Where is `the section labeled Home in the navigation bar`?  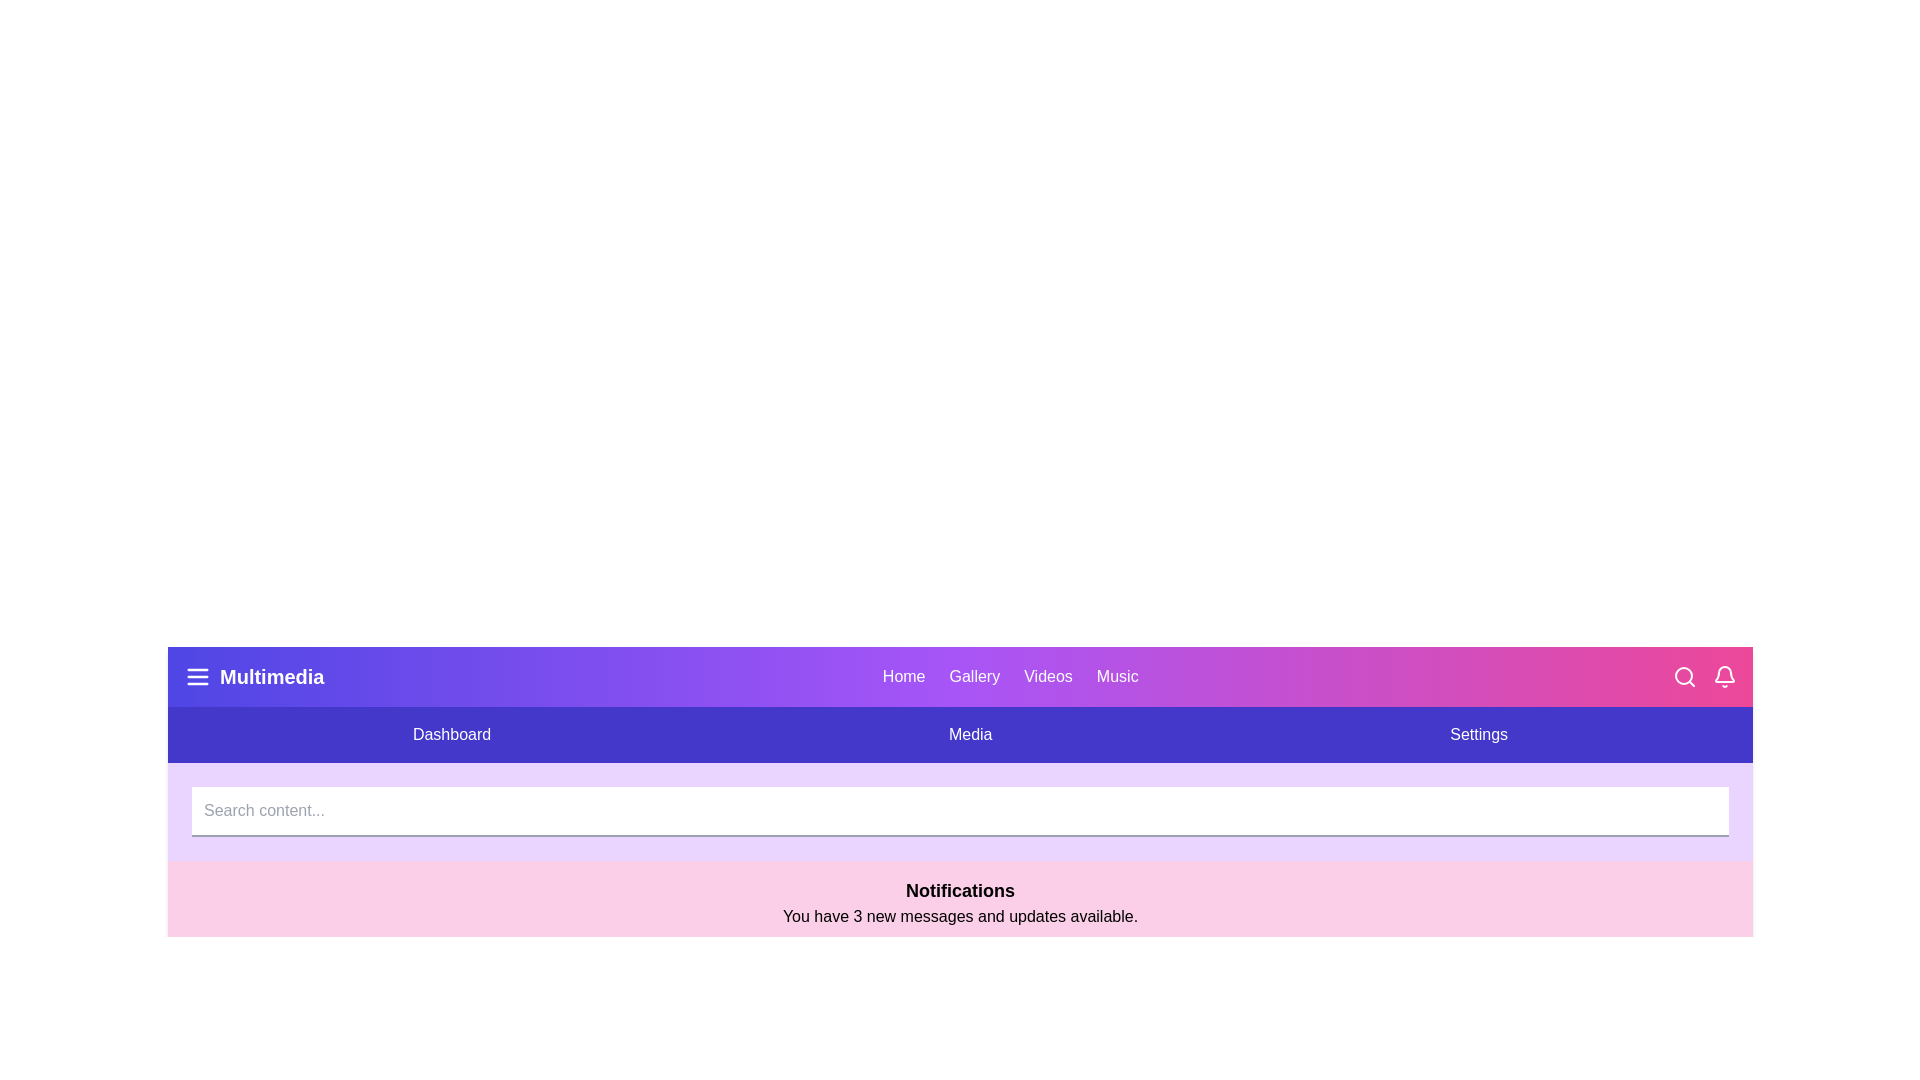
the section labeled Home in the navigation bar is located at coordinates (902, 676).